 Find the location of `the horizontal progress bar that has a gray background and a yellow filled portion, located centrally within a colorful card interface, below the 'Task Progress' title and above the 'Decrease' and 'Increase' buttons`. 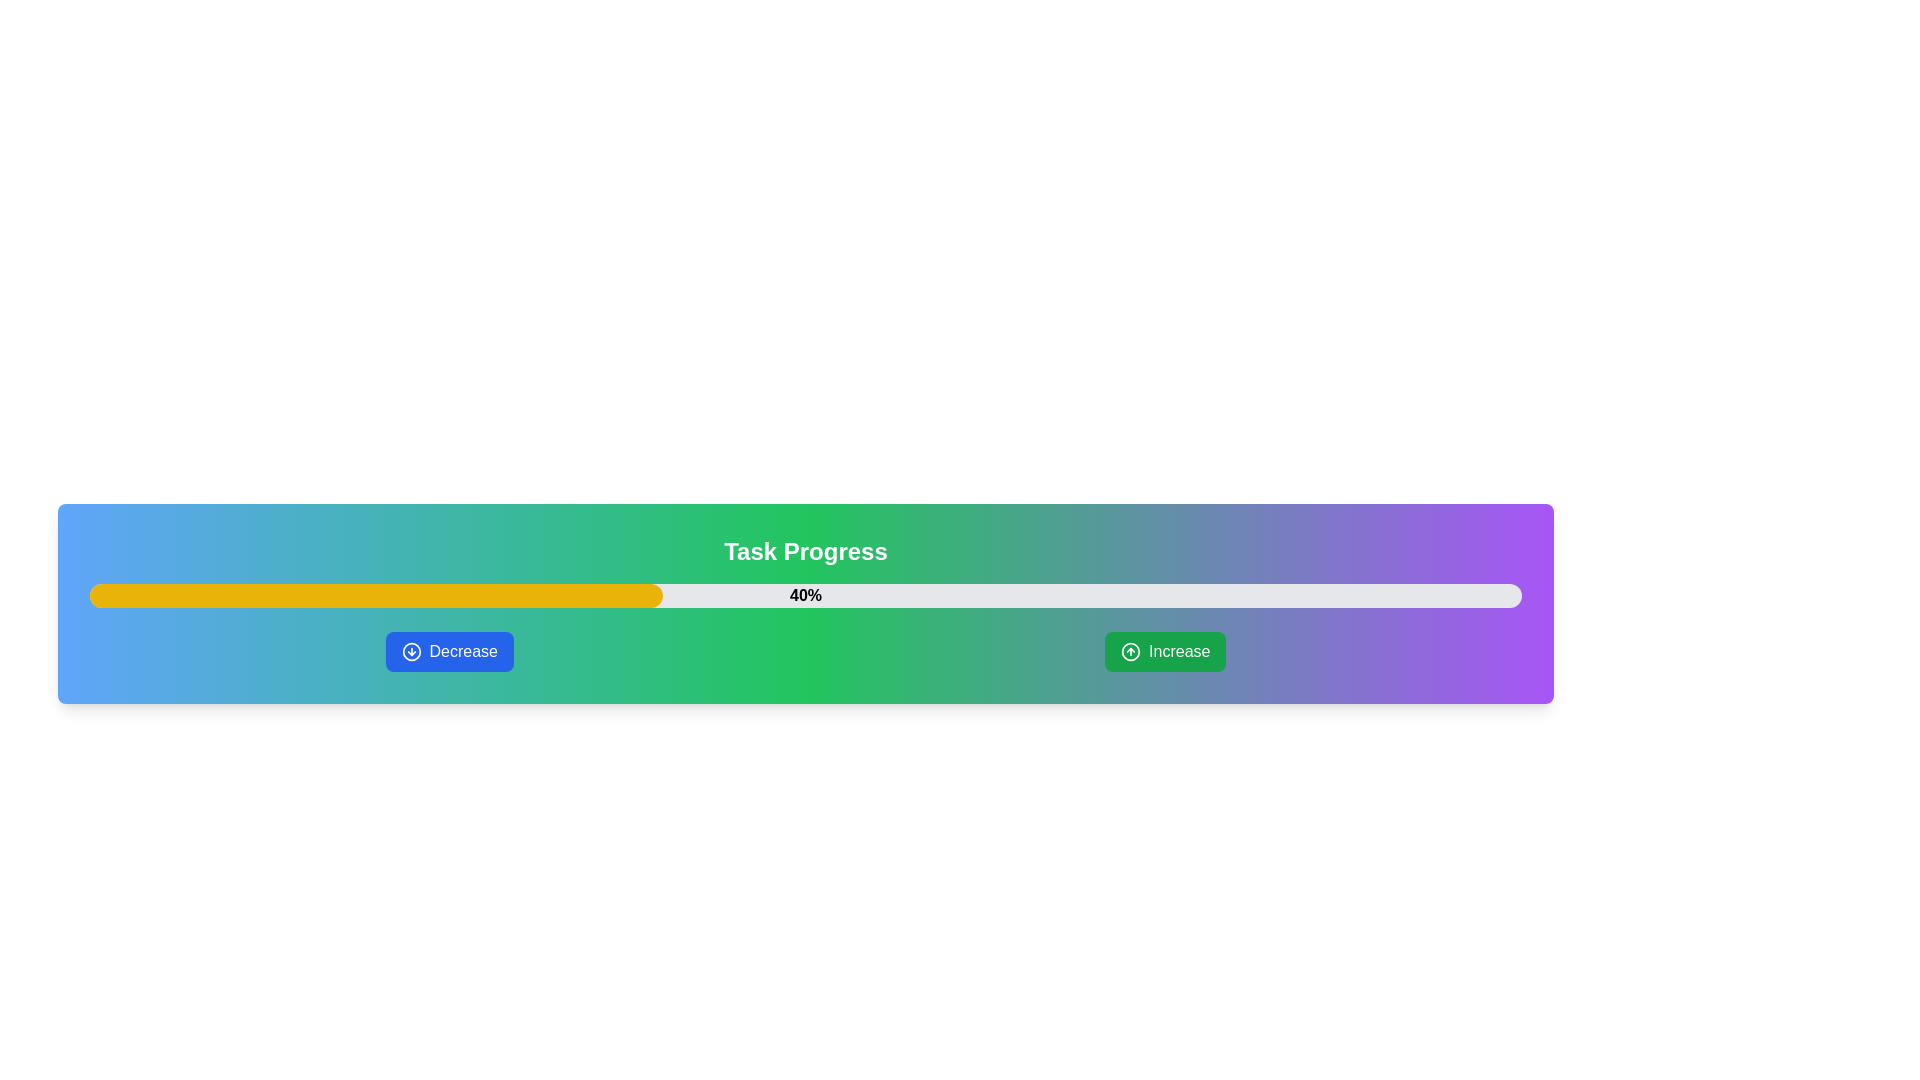

the horizontal progress bar that has a gray background and a yellow filled portion, located centrally within a colorful card interface, below the 'Task Progress' title and above the 'Decrease' and 'Increase' buttons is located at coordinates (806, 595).